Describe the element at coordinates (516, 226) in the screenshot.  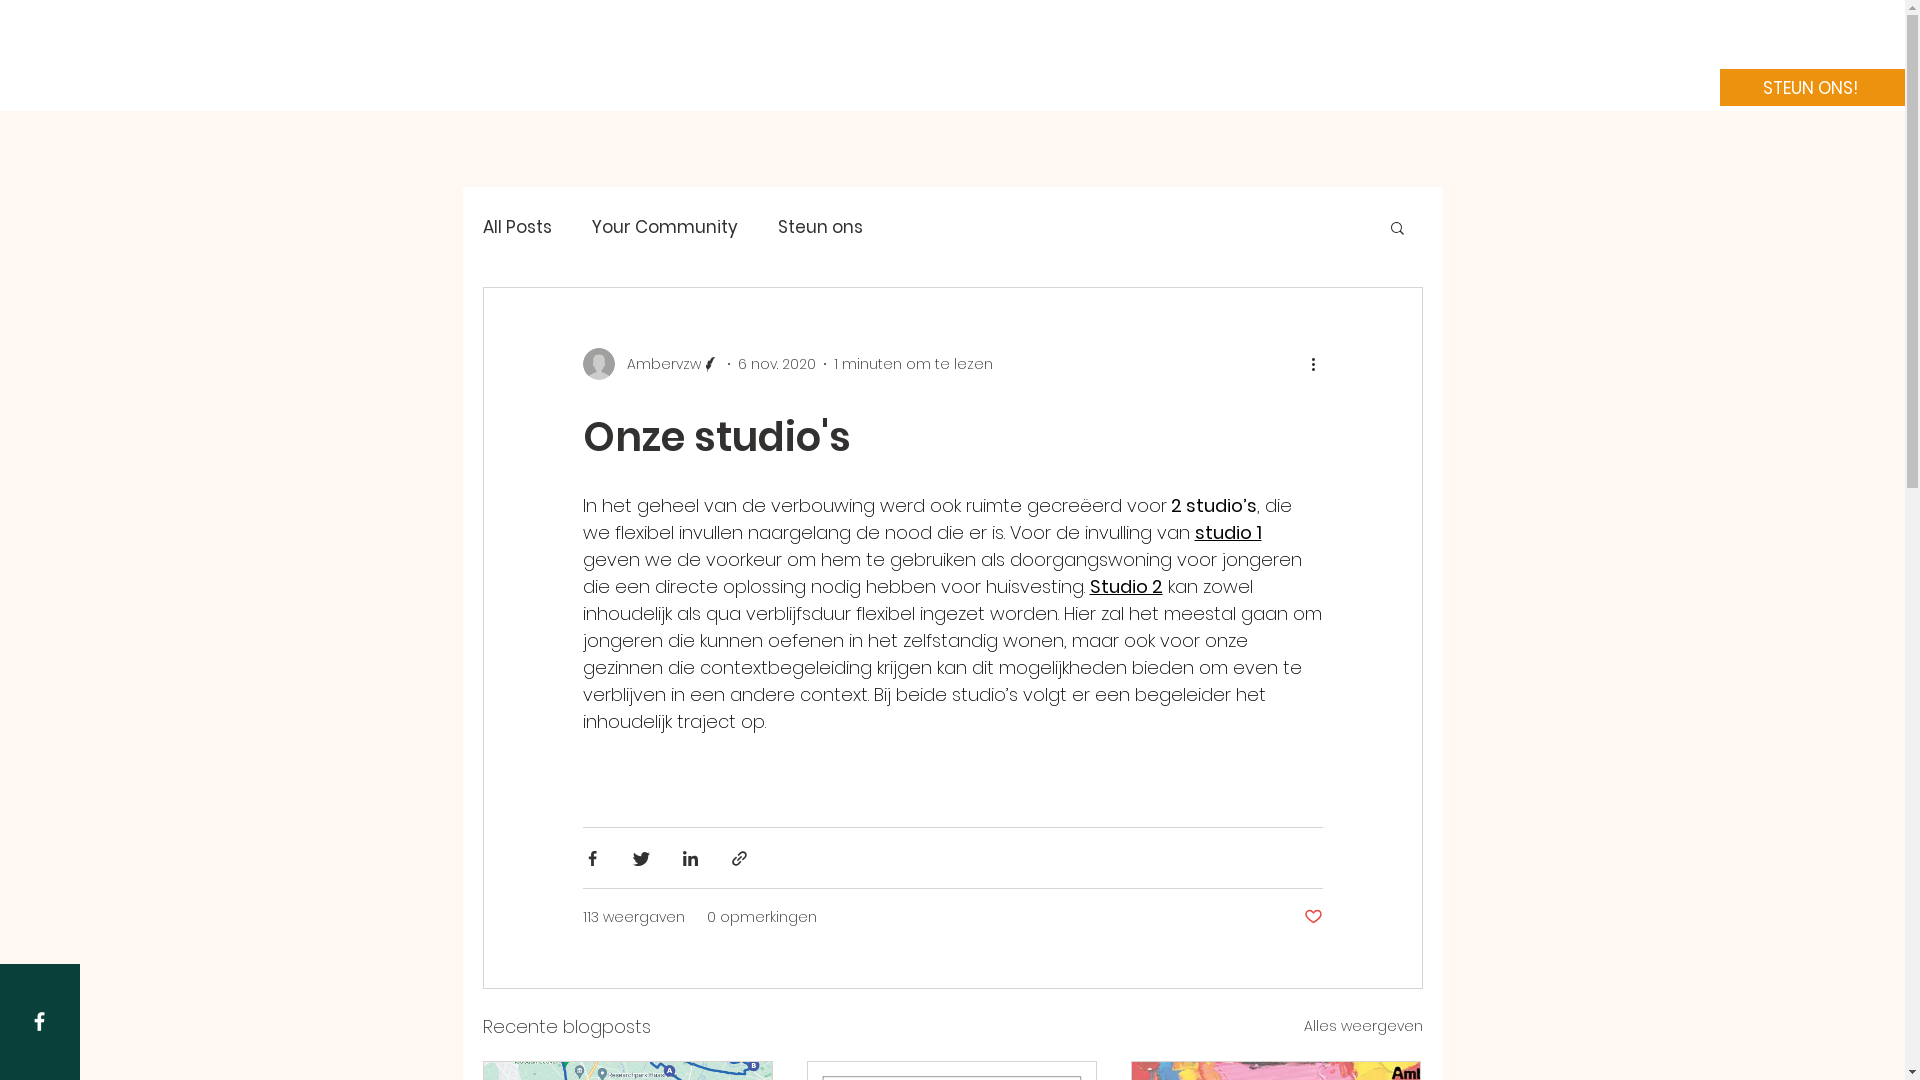
I see `'All Posts'` at that location.